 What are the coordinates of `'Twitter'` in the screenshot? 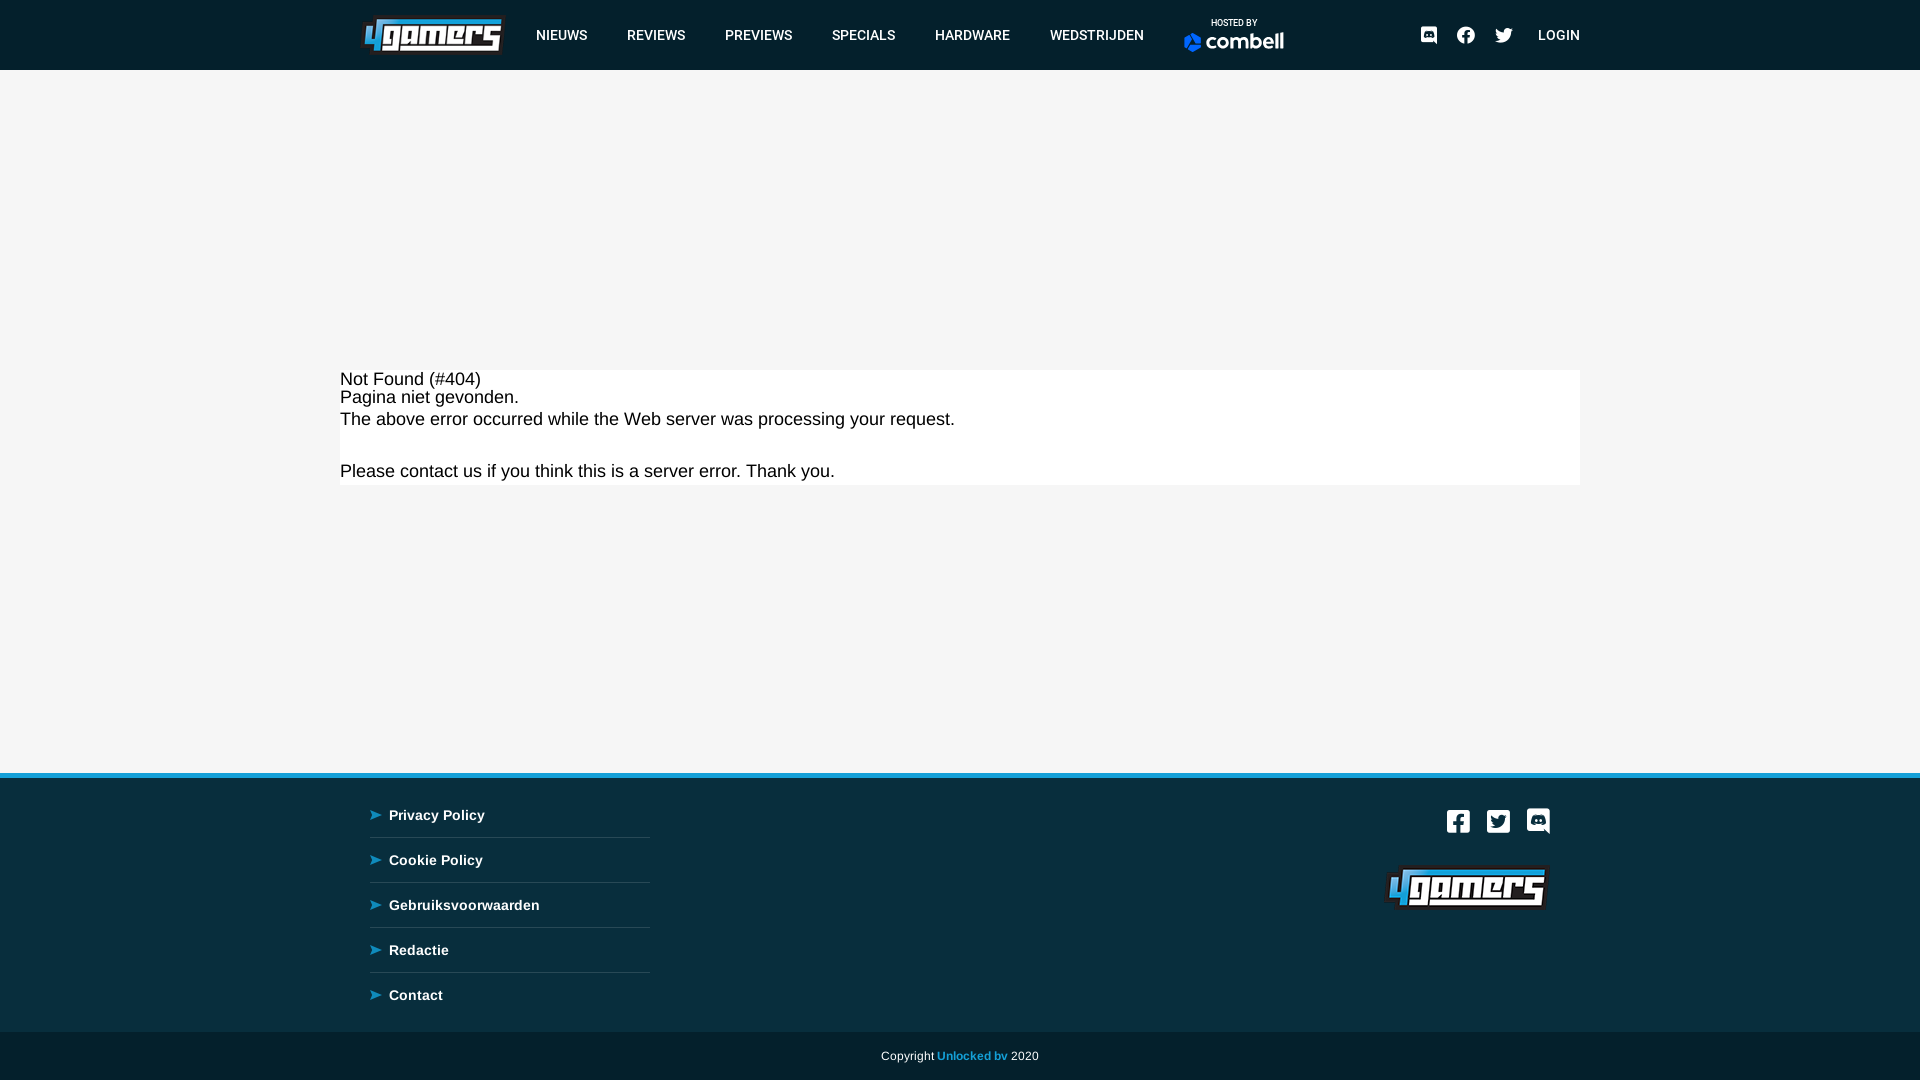 It's located at (1498, 826).